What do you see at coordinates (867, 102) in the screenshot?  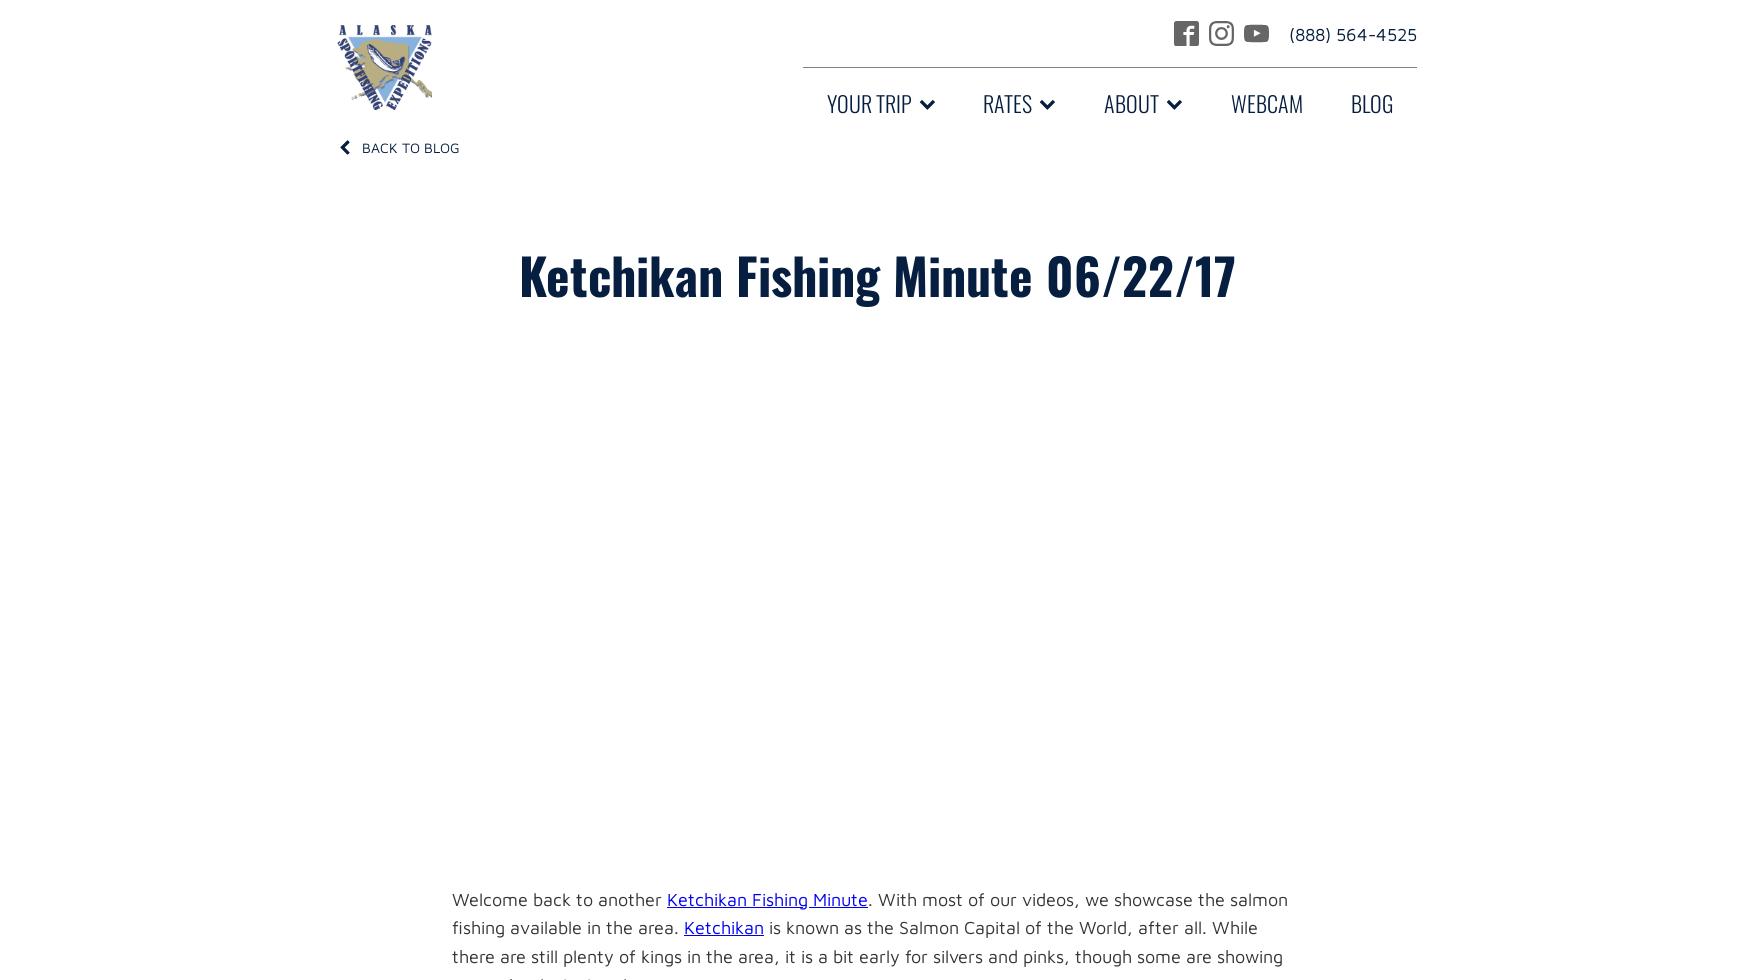 I see `'Your Trip'` at bounding box center [867, 102].